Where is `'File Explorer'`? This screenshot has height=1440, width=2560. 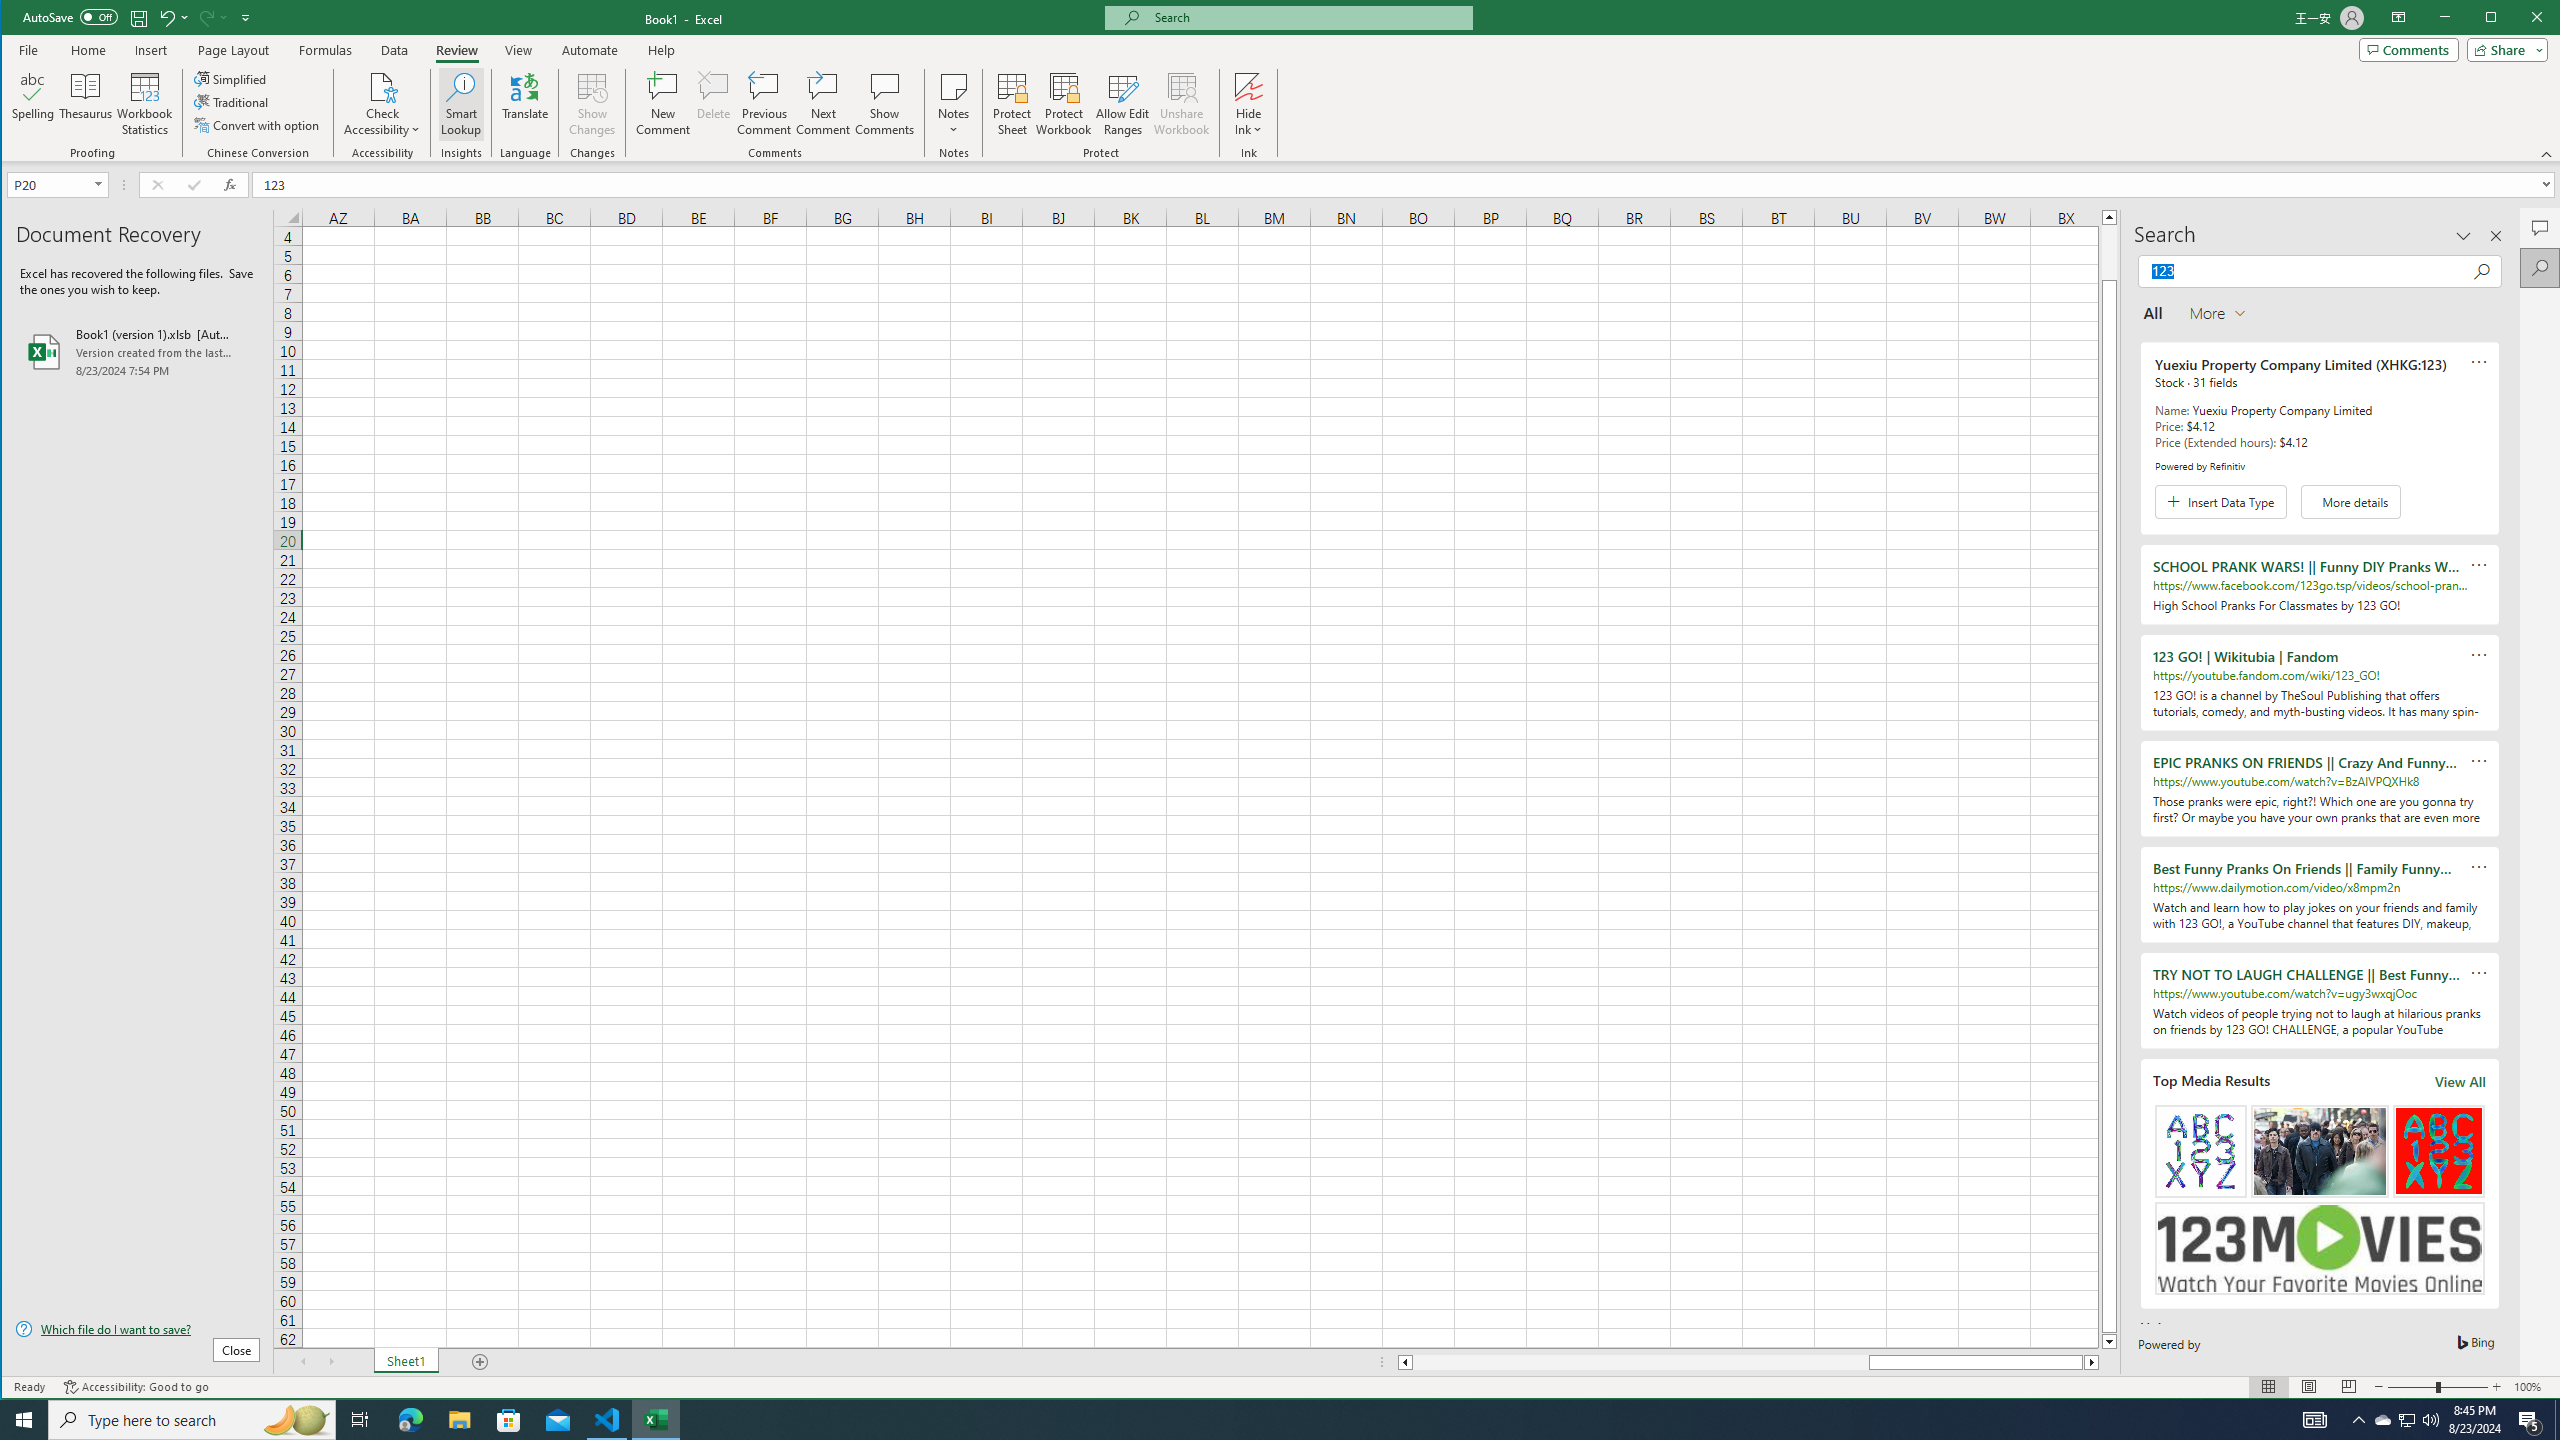
'File Explorer' is located at coordinates (458, 1418).